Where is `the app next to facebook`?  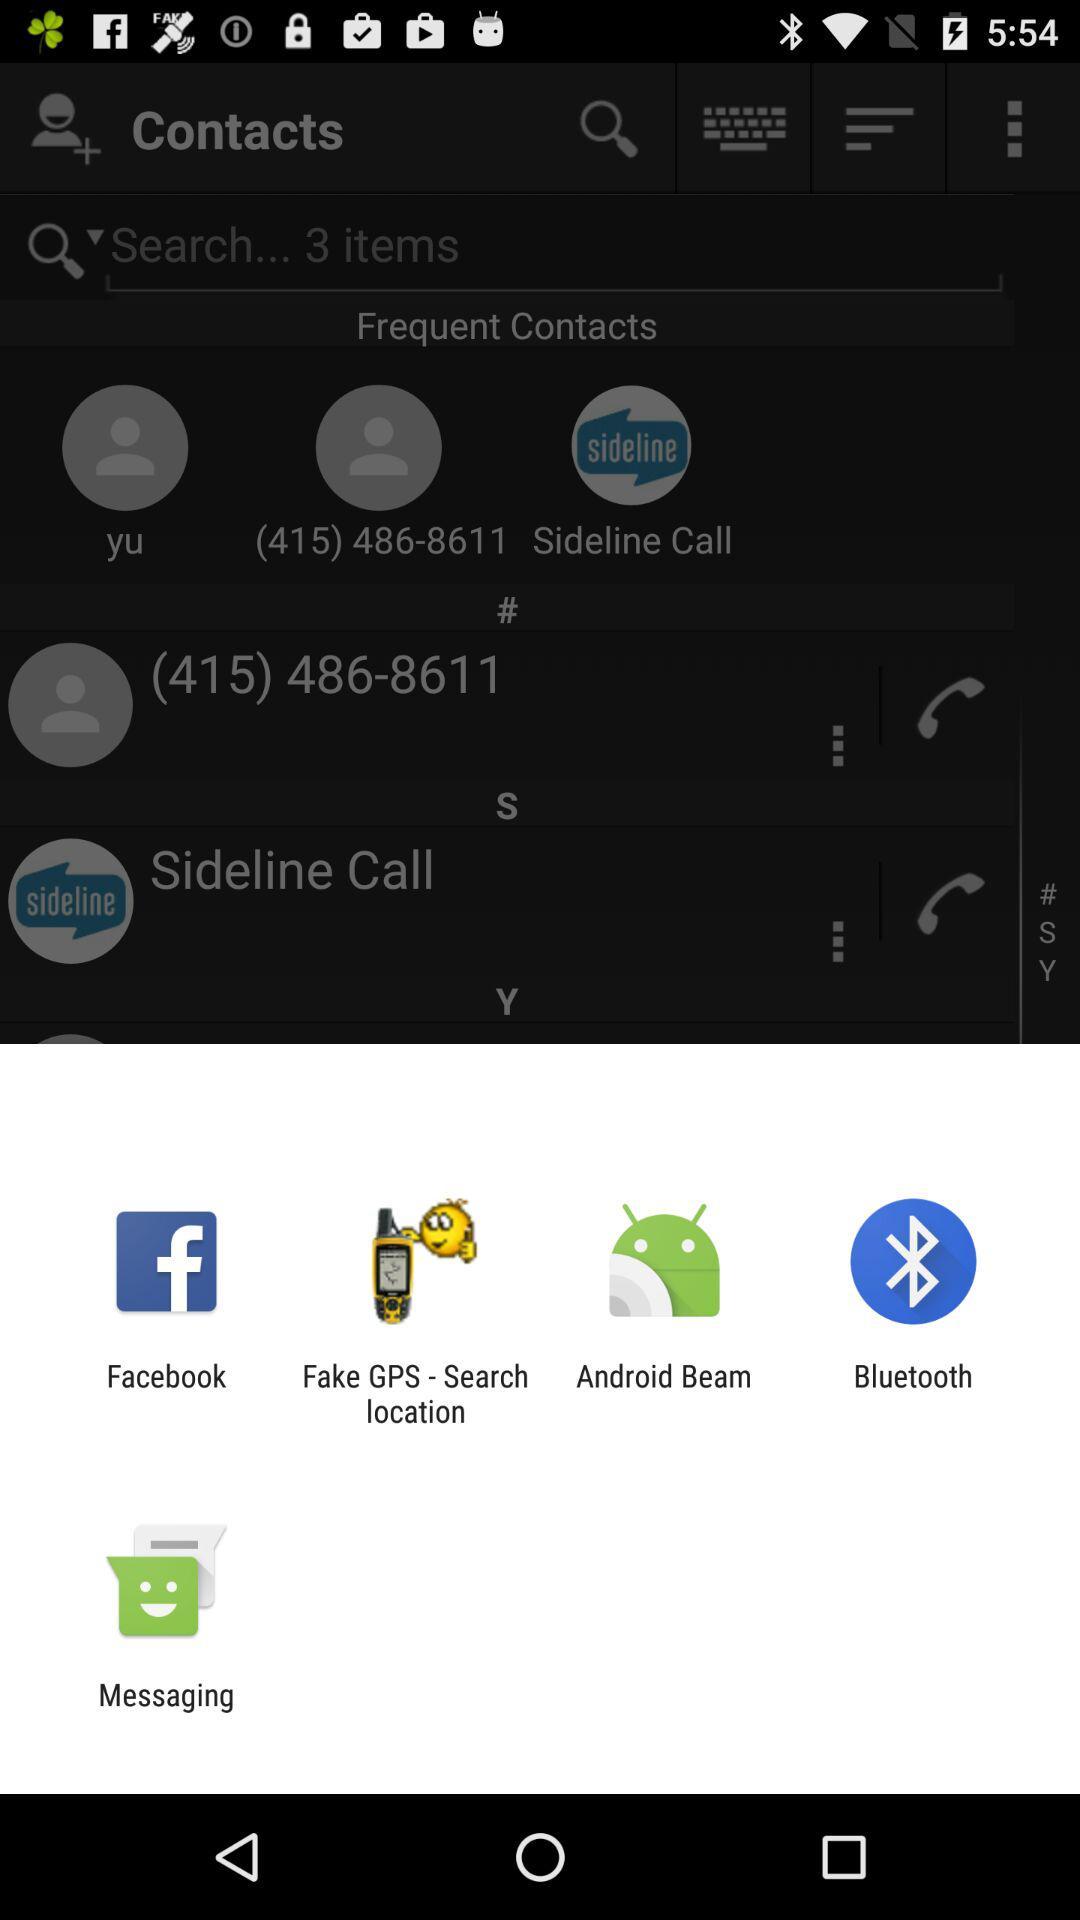 the app next to facebook is located at coordinates (414, 1392).